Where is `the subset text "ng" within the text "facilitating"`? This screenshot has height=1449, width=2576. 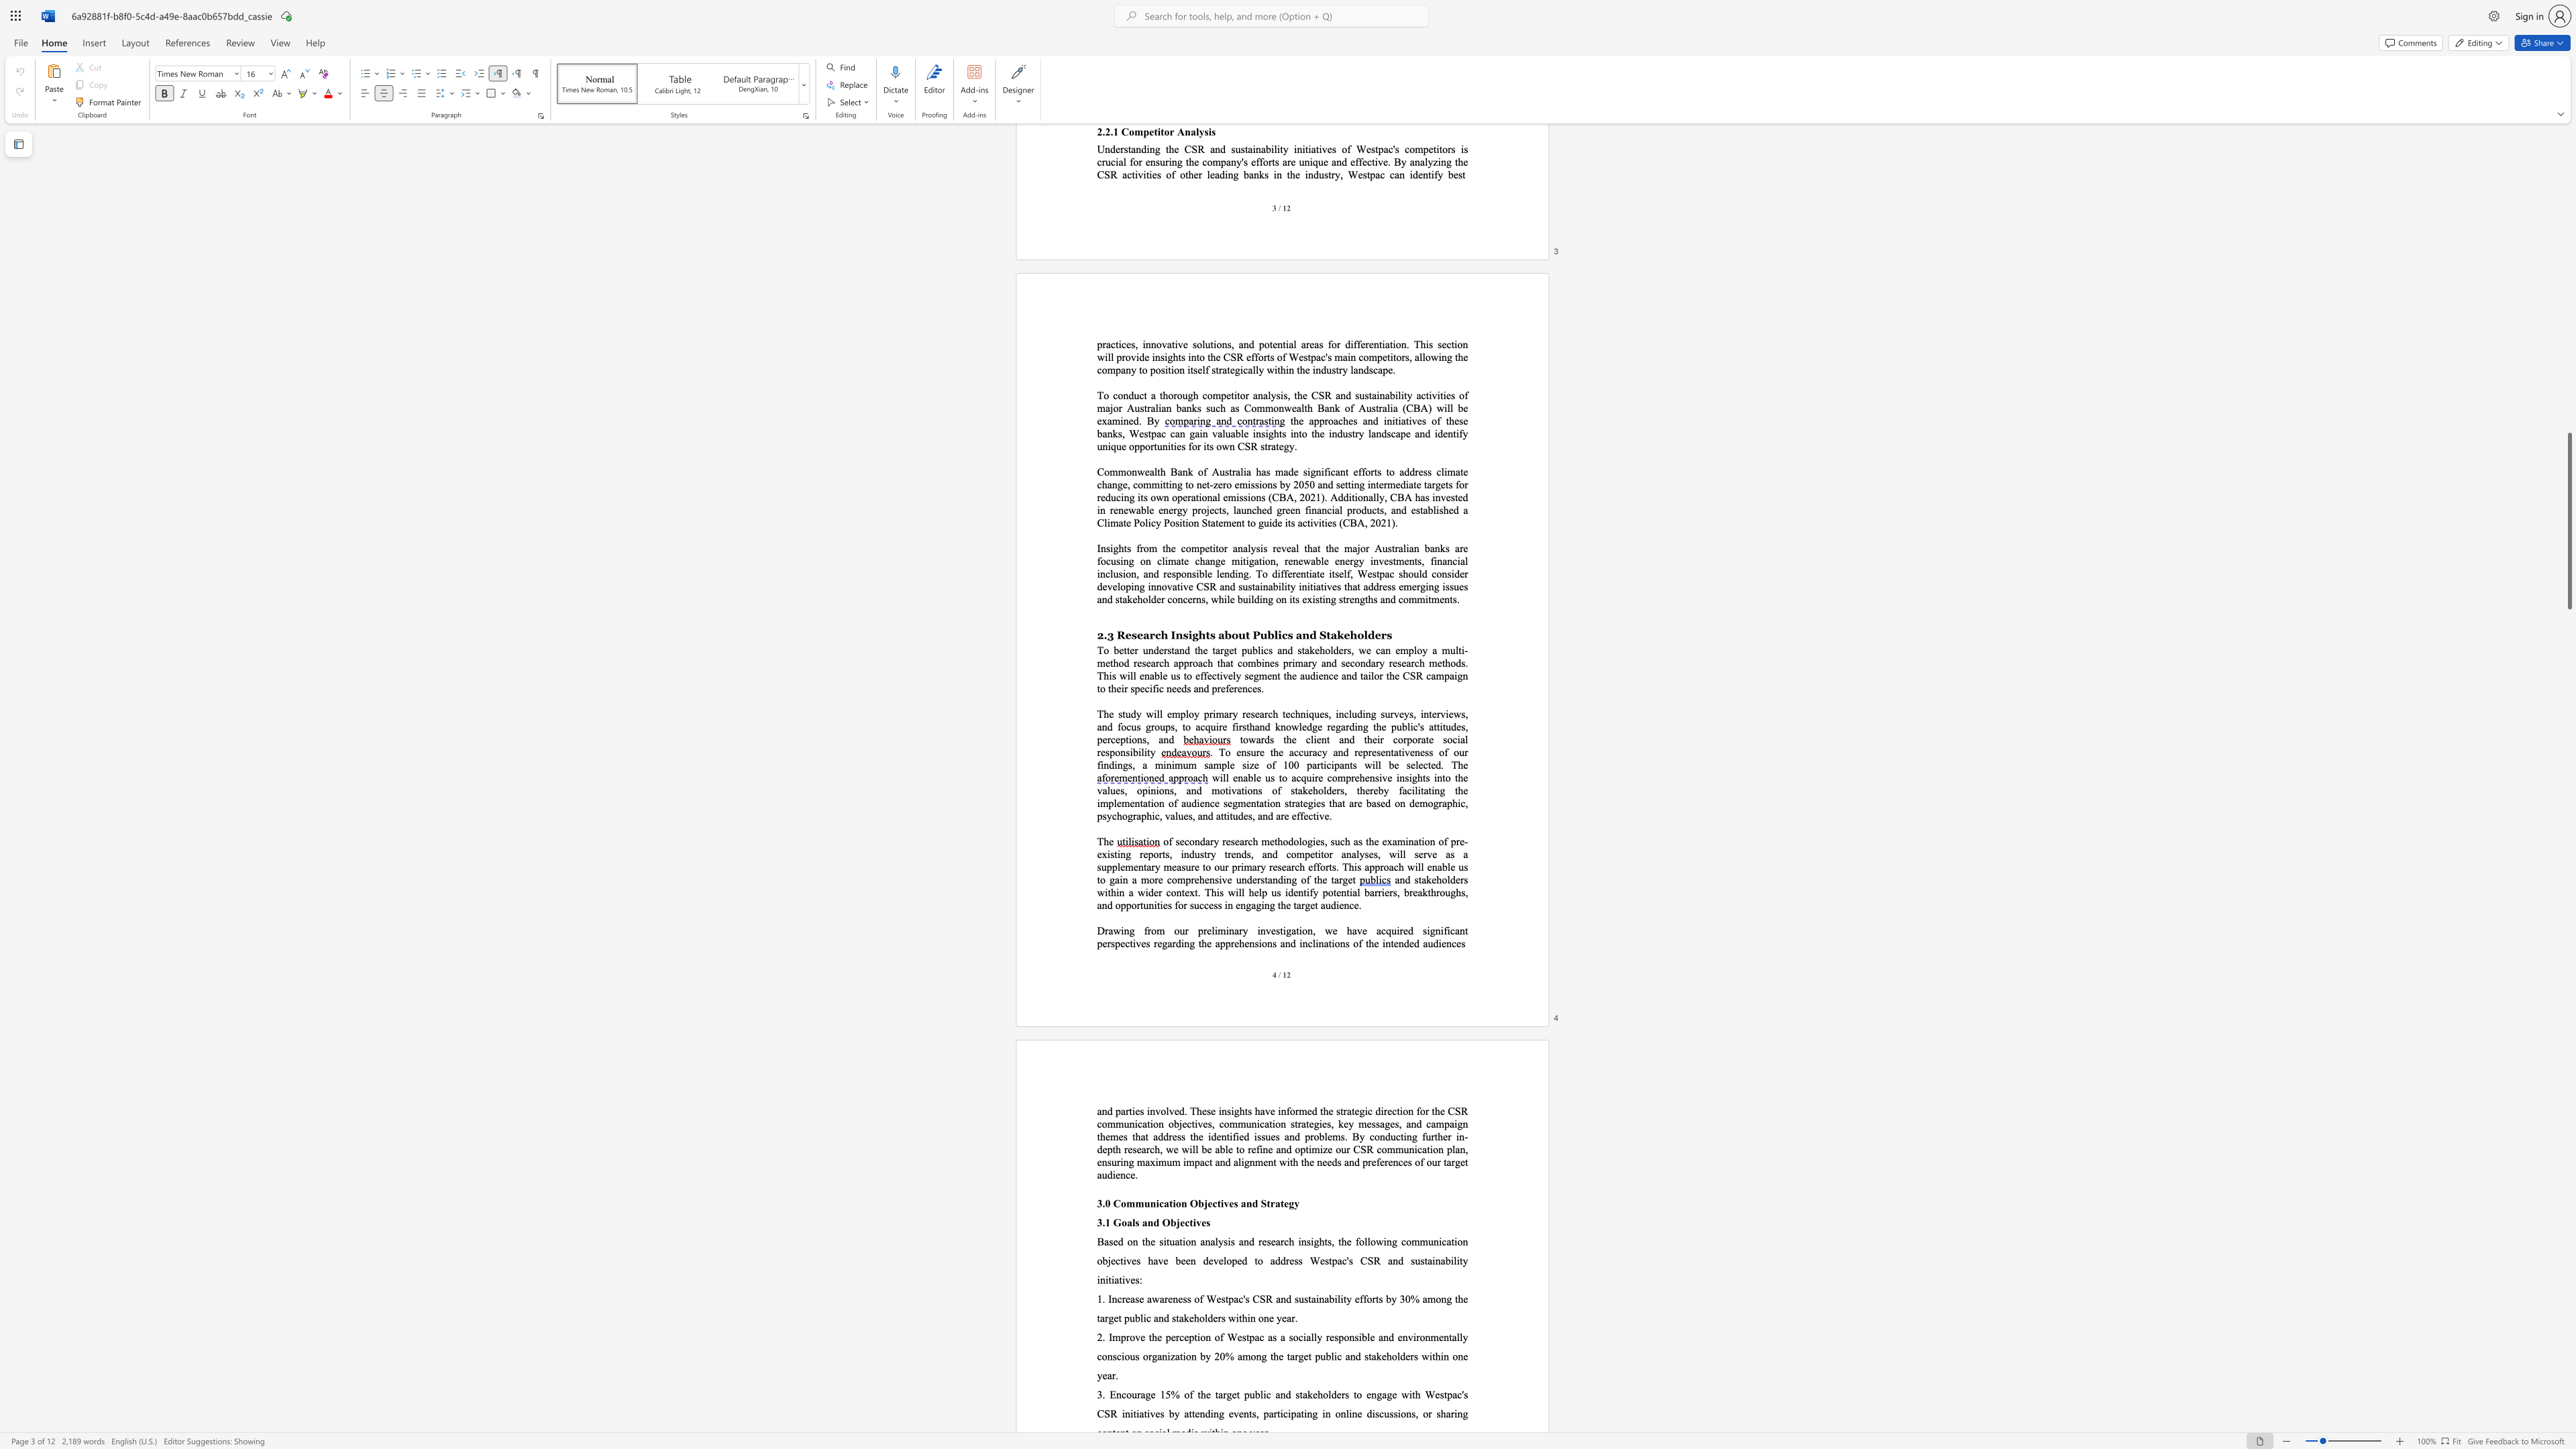 the subset text "ng" within the text "facilitating" is located at coordinates (1434, 790).